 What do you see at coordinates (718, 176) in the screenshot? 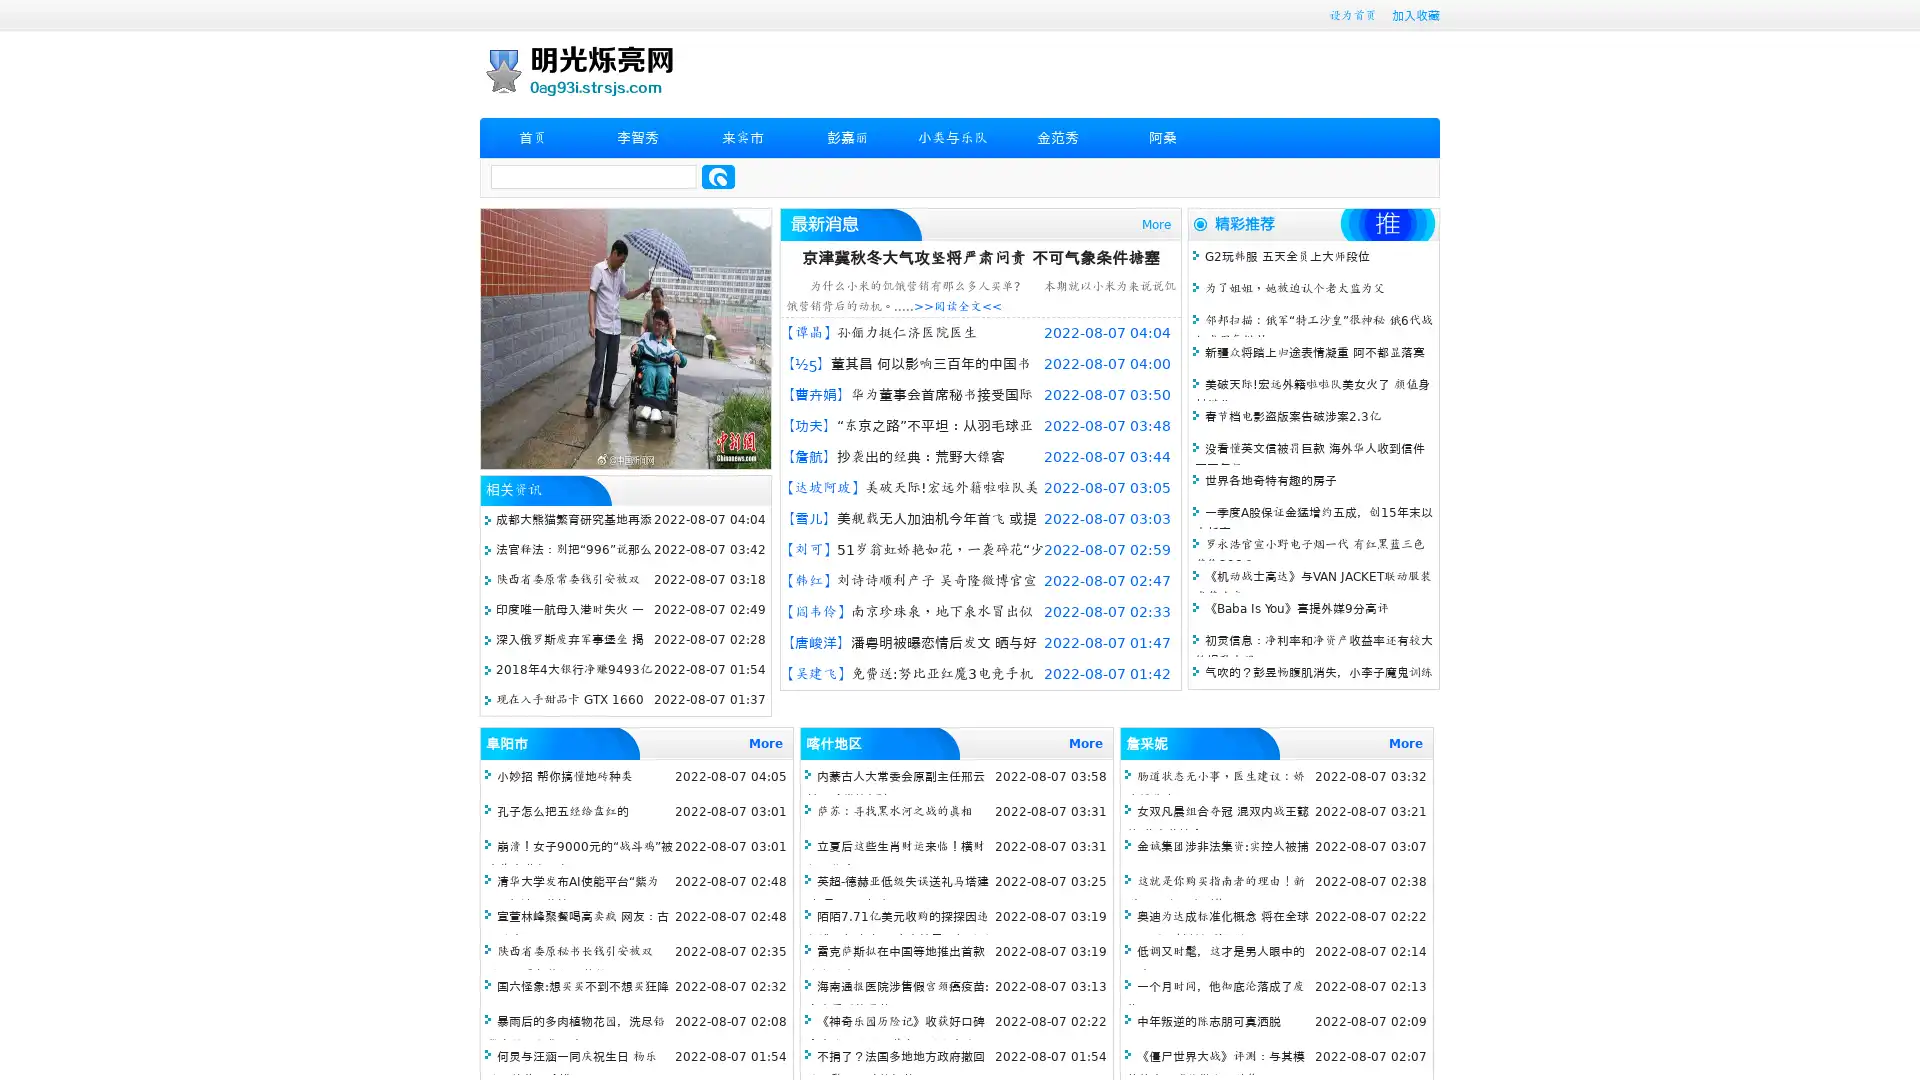
I see `Search` at bounding box center [718, 176].